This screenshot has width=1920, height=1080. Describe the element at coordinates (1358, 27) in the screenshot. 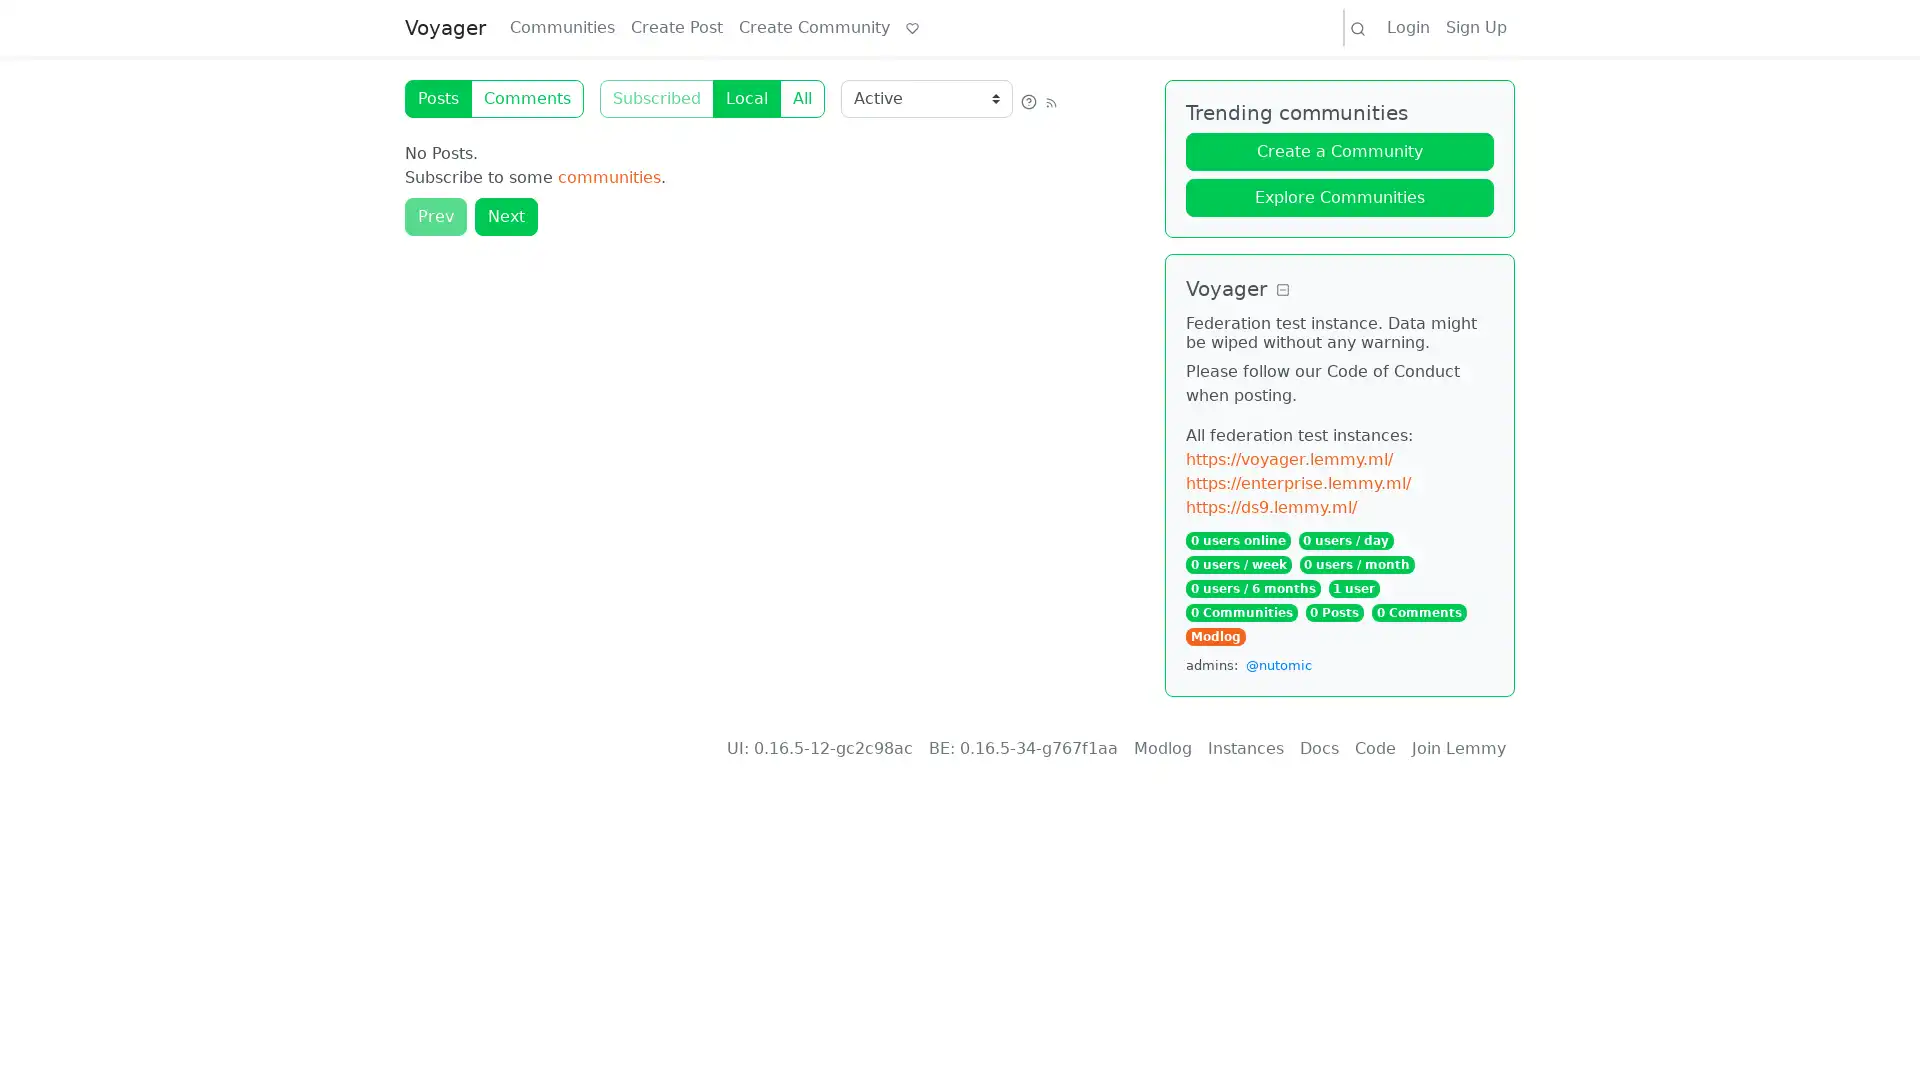

I see `Search` at that location.